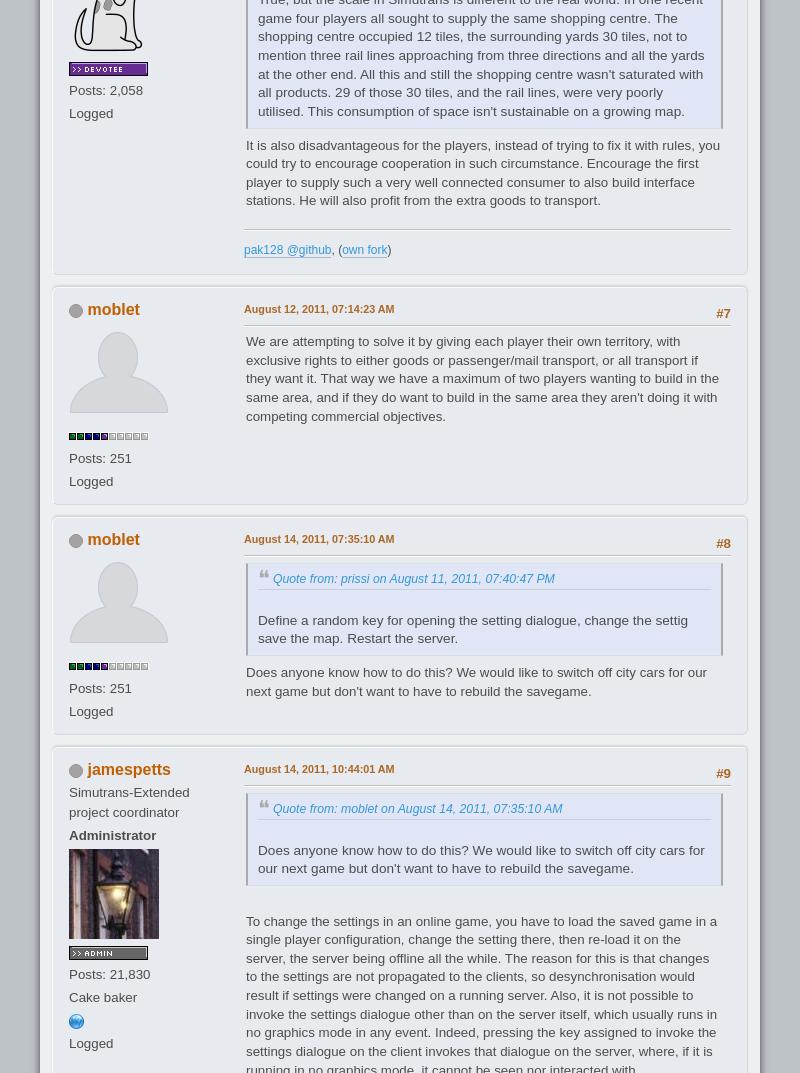 The height and width of the screenshot is (1073, 800). Describe the element at coordinates (245, 171) in the screenshot. I see `'It is also disadvantageous for the players, instead of trying to fix it with rules, you could try to encourage cooperation in such circumstance. Encourage the first player to supply such a very well connected consumer to also build interface stations. He will also profit from the extra goods to transport.'` at that location.